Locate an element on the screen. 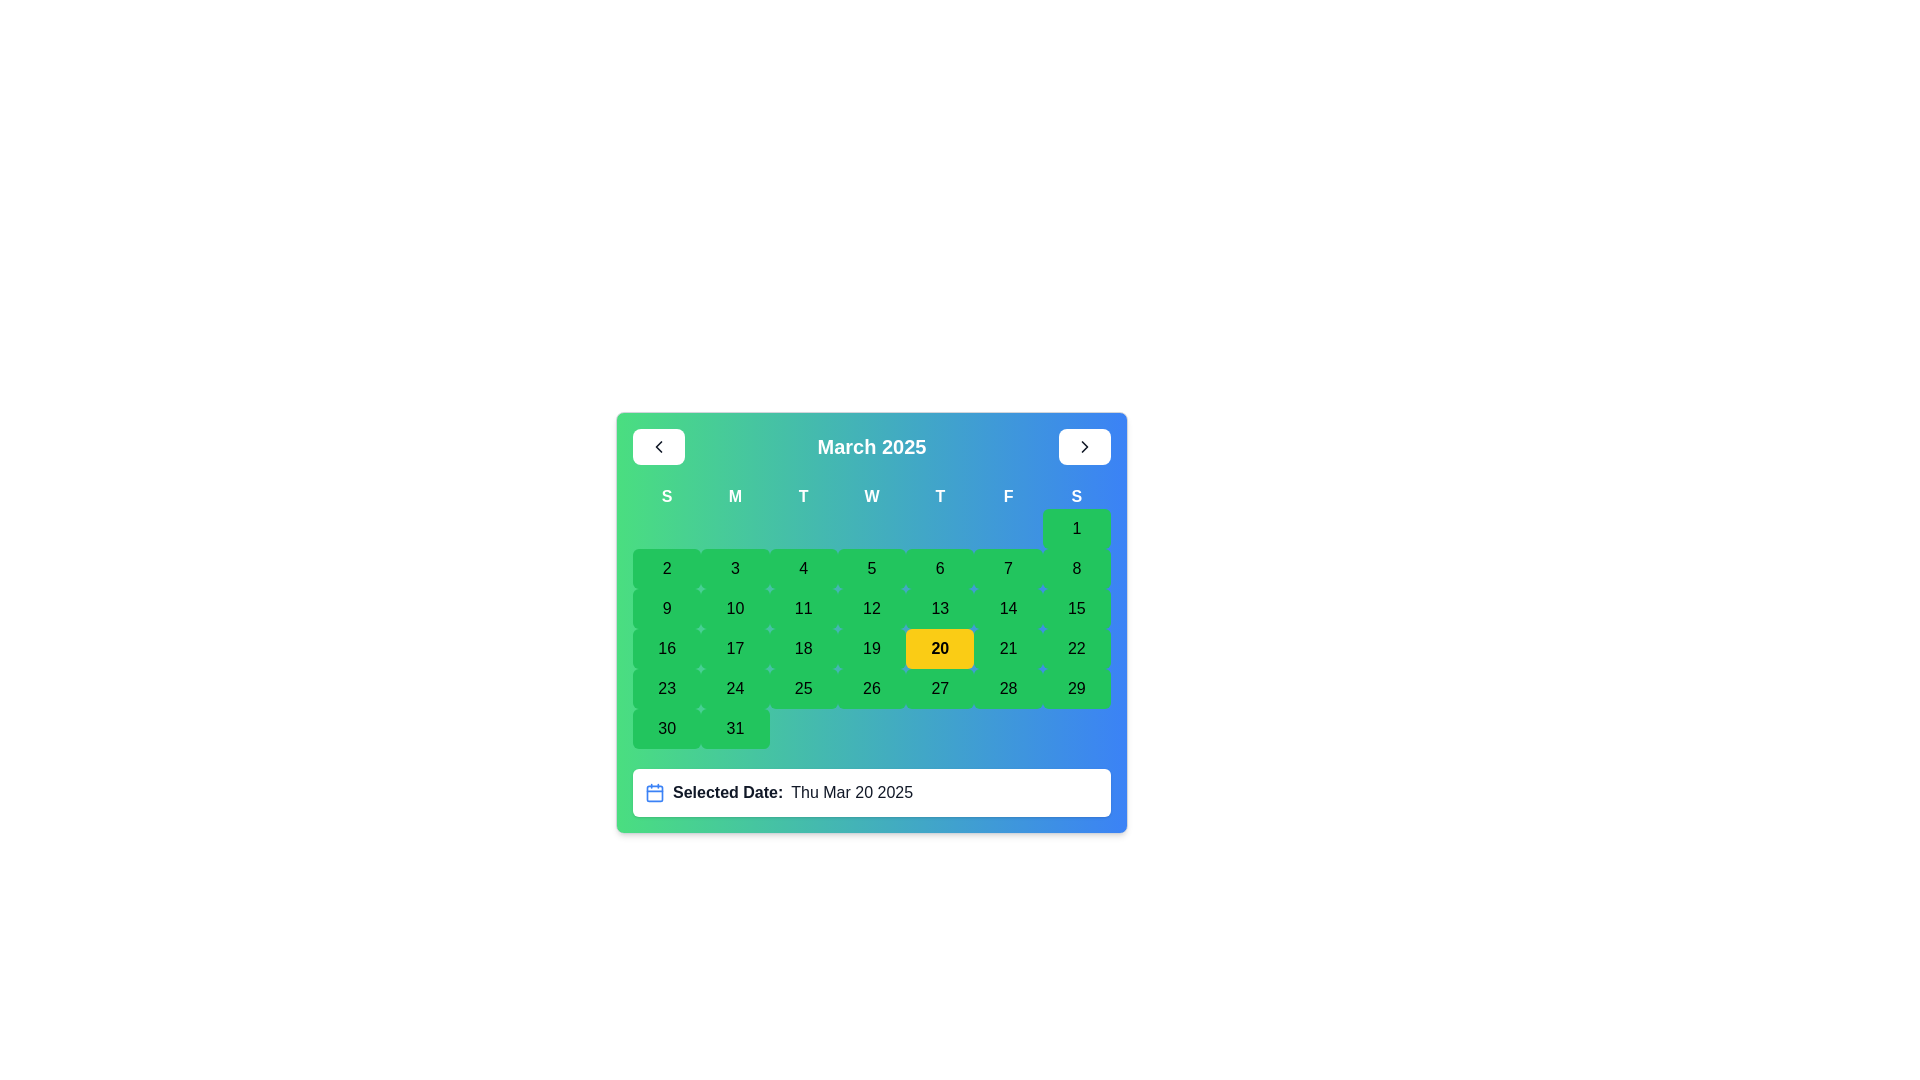  the date selector button in the calendar grid, located in the second row and seventh column is located at coordinates (1008, 569).